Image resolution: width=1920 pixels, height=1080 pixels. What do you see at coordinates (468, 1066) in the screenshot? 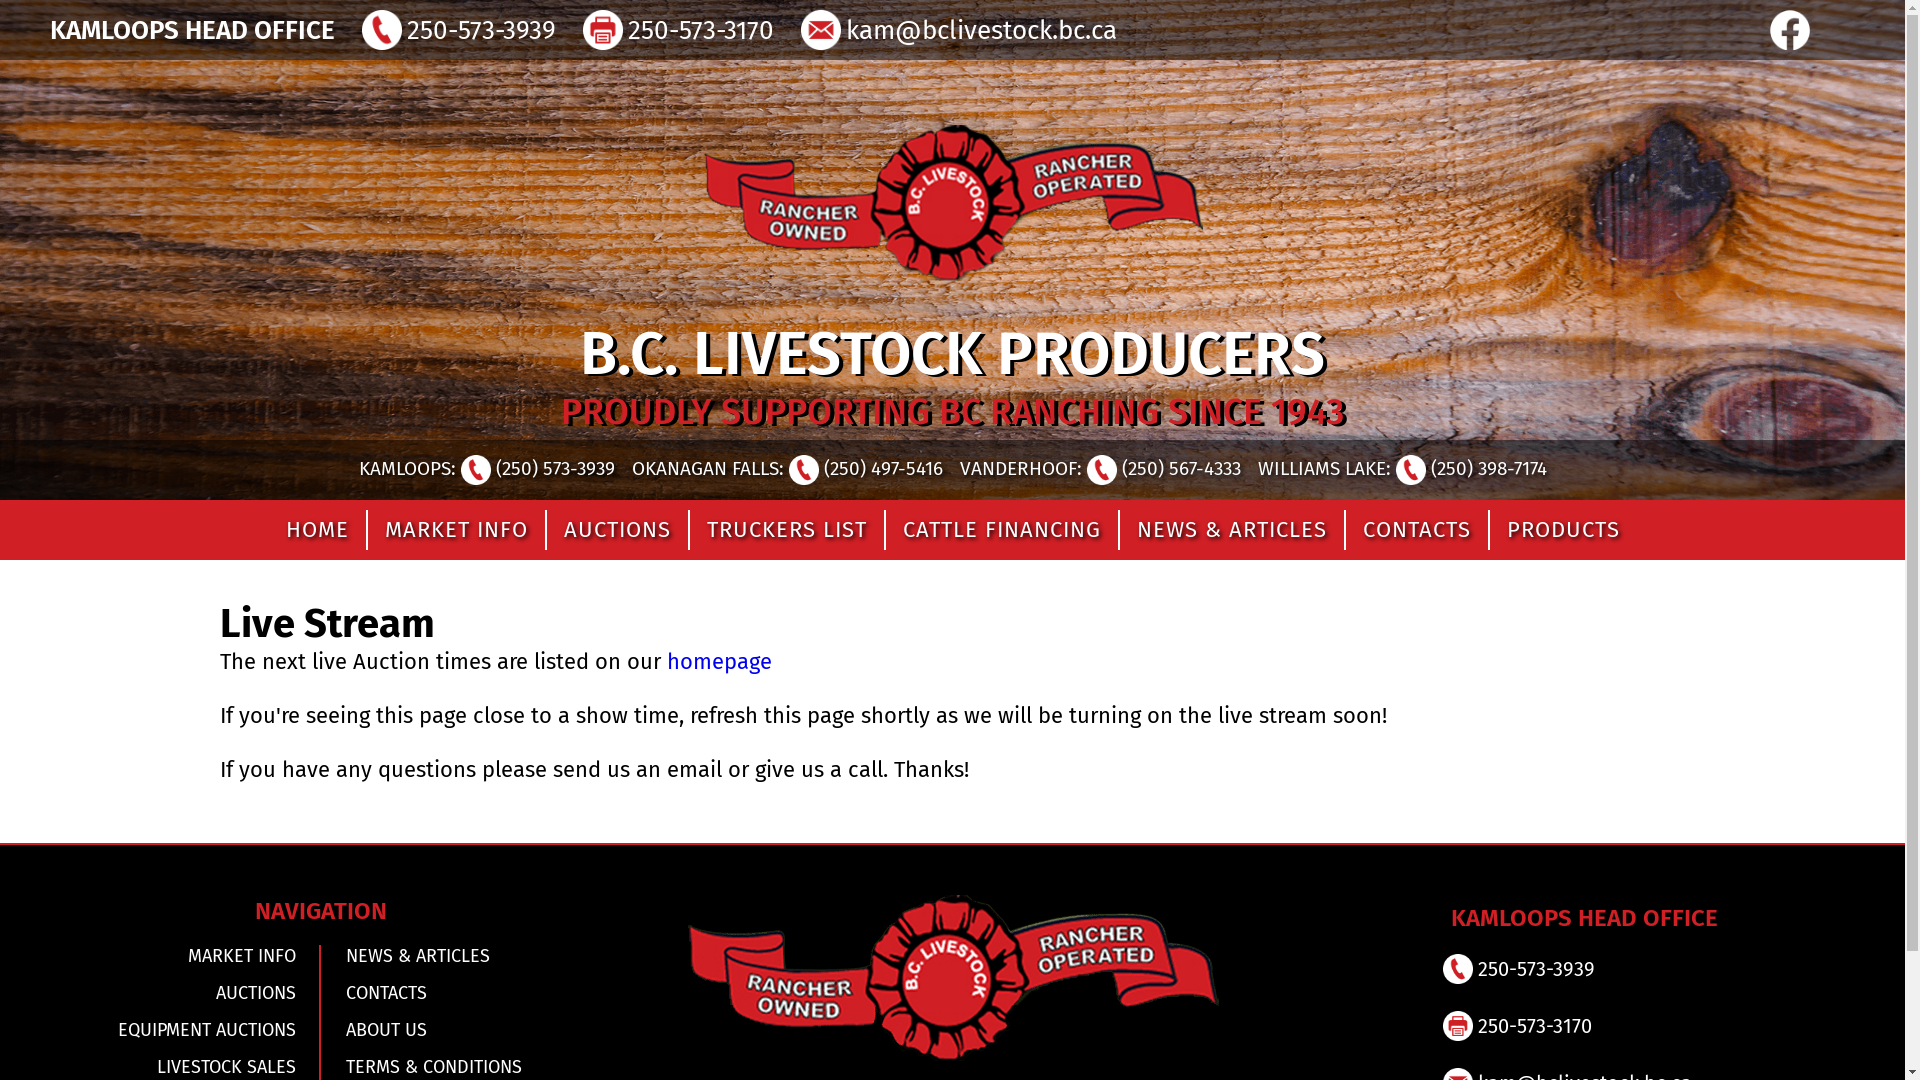
I see `'TERMS & CONDITIONS'` at bounding box center [468, 1066].